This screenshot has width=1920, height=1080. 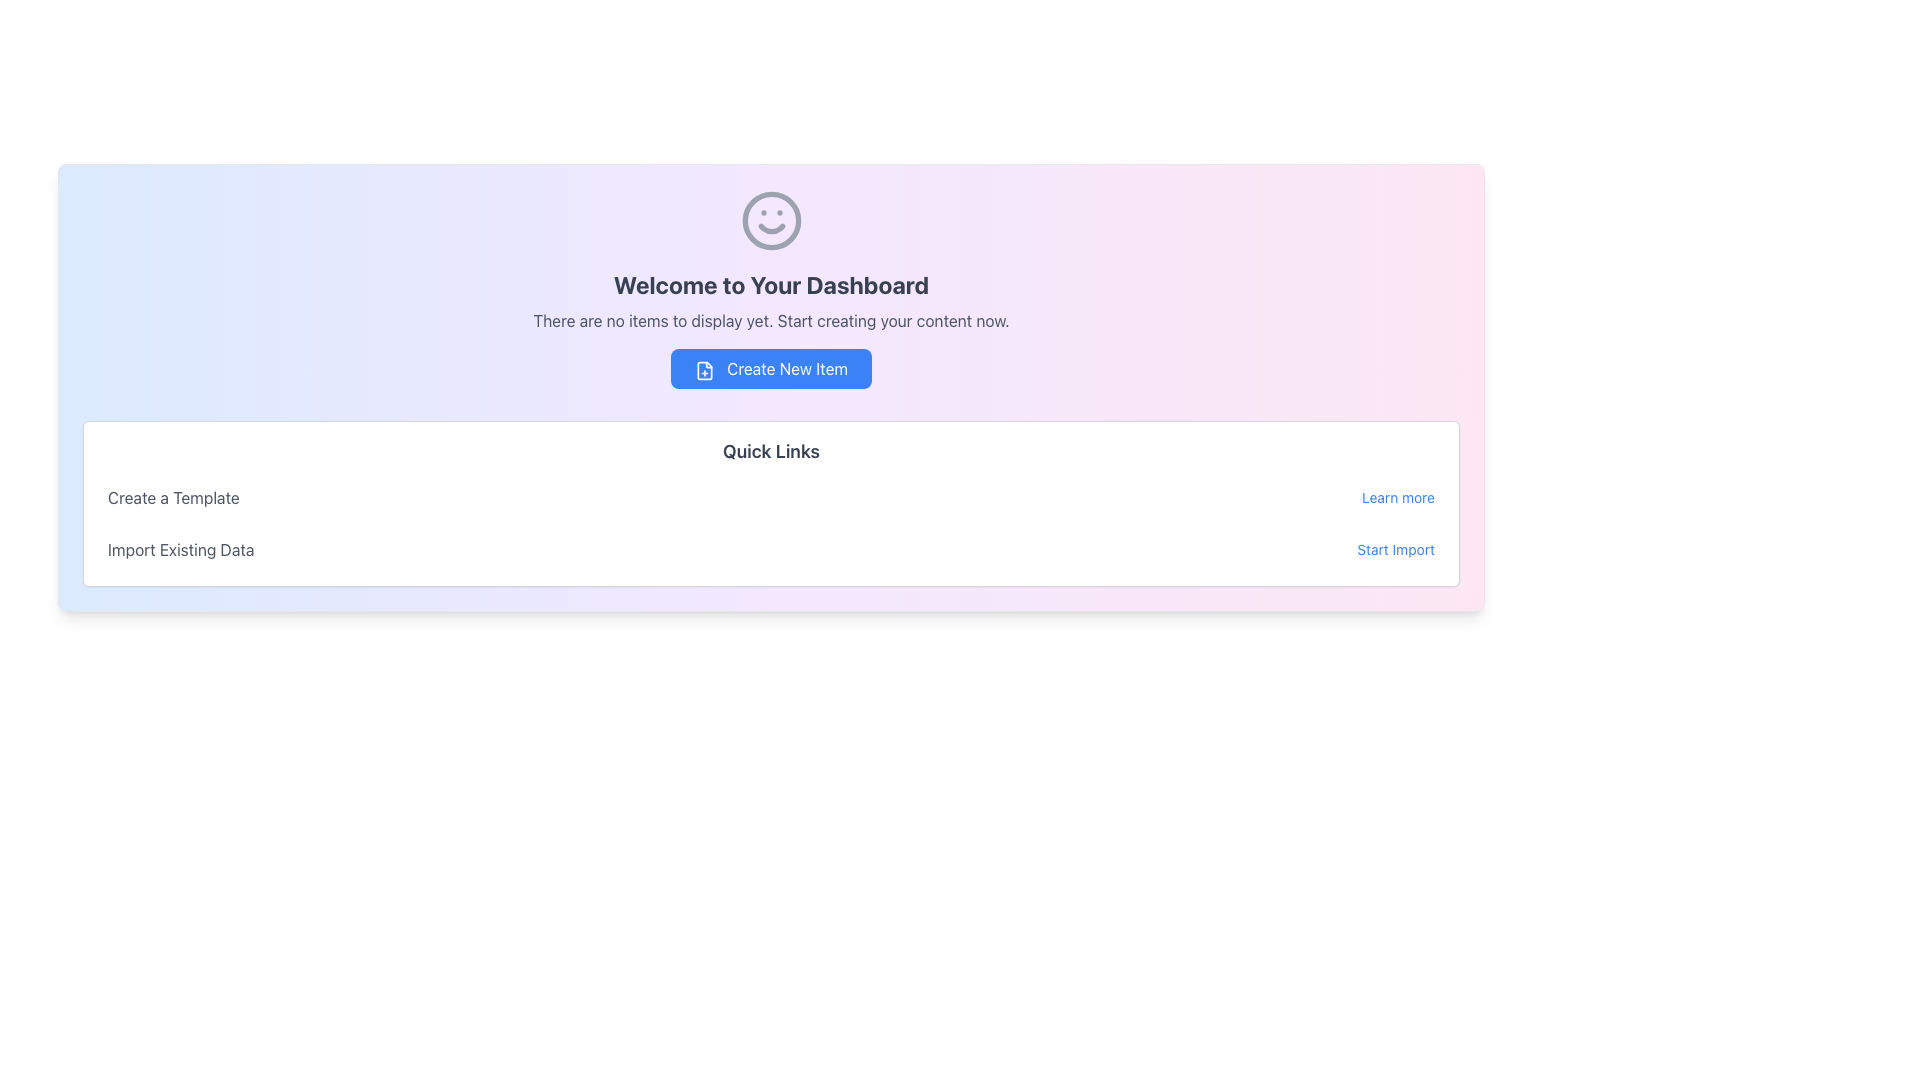 I want to click on the smiley face icon with a gray outline, featuring circular eyes and a curved mouth, positioned above the main title 'Welcome to Your Dashboard', so click(x=770, y=220).